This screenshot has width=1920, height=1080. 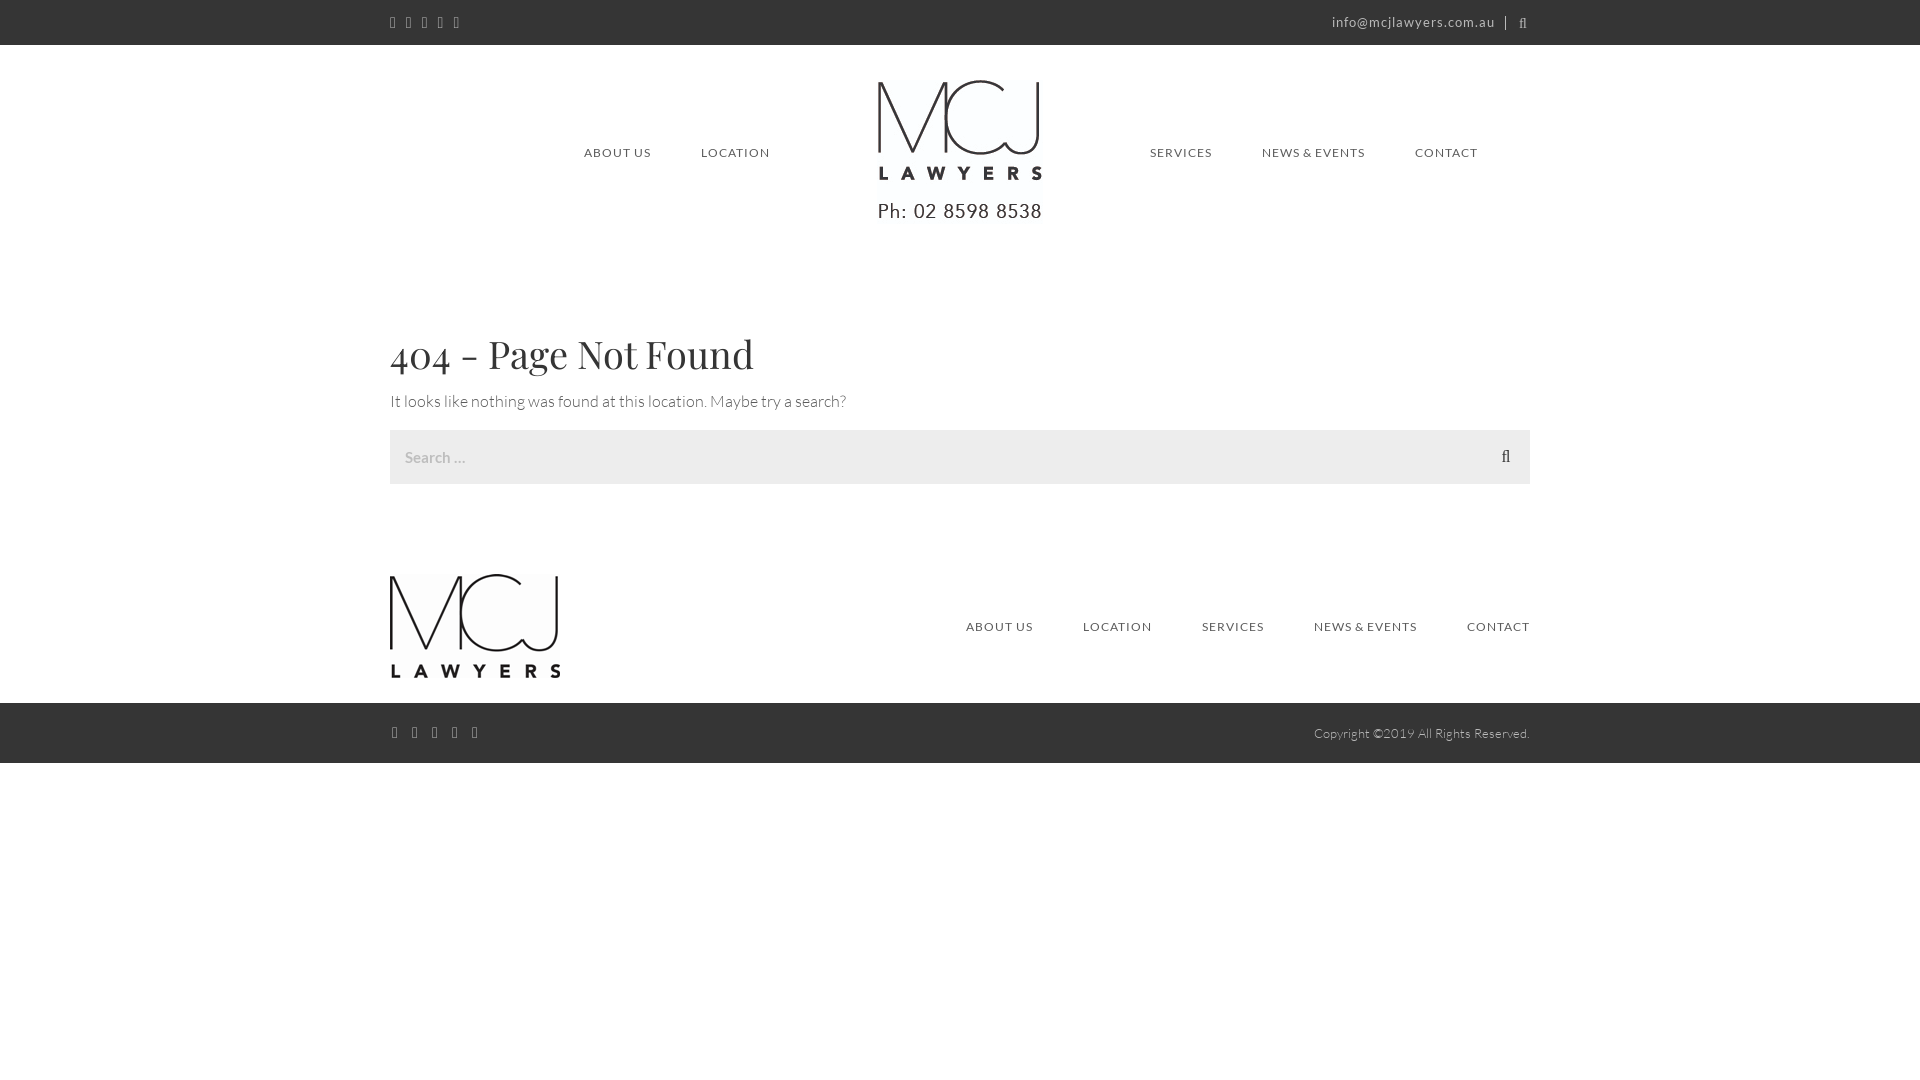 I want to click on 'ABOUT US', so click(x=999, y=626).